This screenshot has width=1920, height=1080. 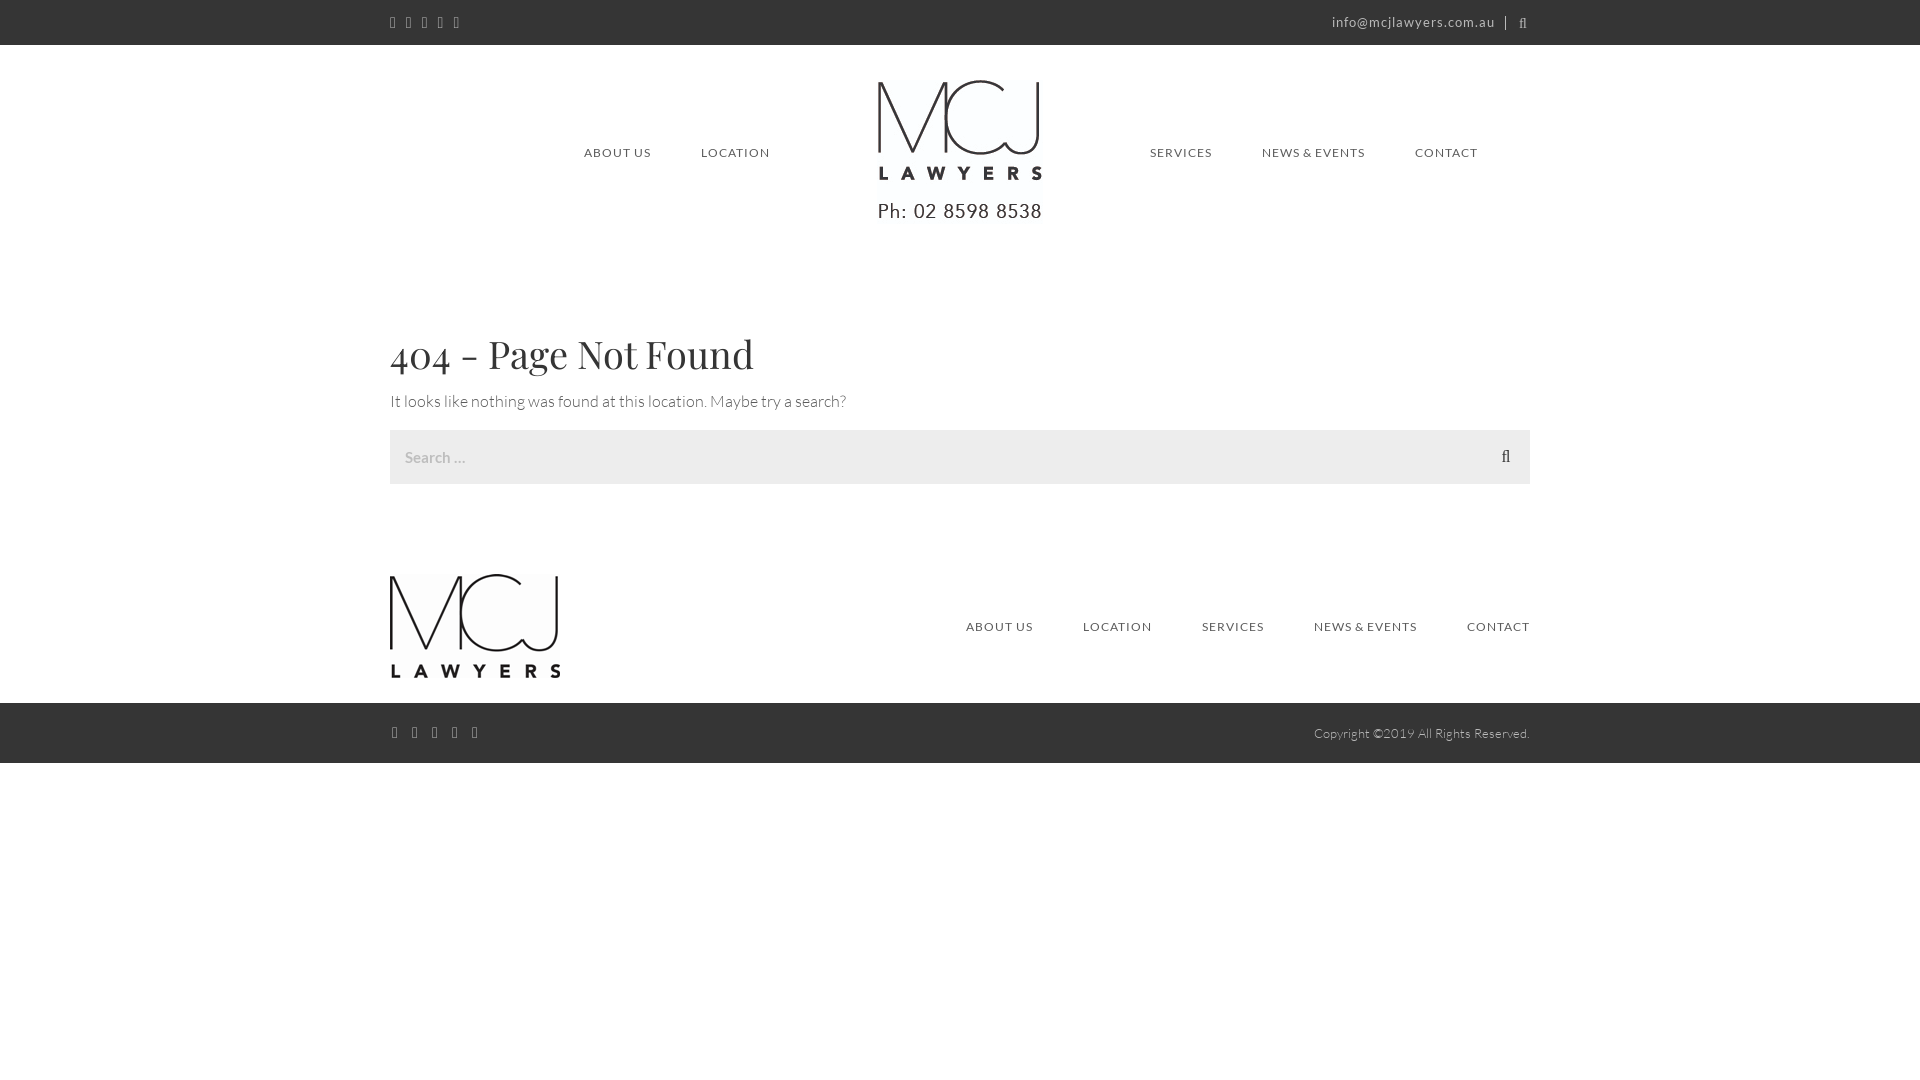 I want to click on 'ABOUT US', so click(x=999, y=626).